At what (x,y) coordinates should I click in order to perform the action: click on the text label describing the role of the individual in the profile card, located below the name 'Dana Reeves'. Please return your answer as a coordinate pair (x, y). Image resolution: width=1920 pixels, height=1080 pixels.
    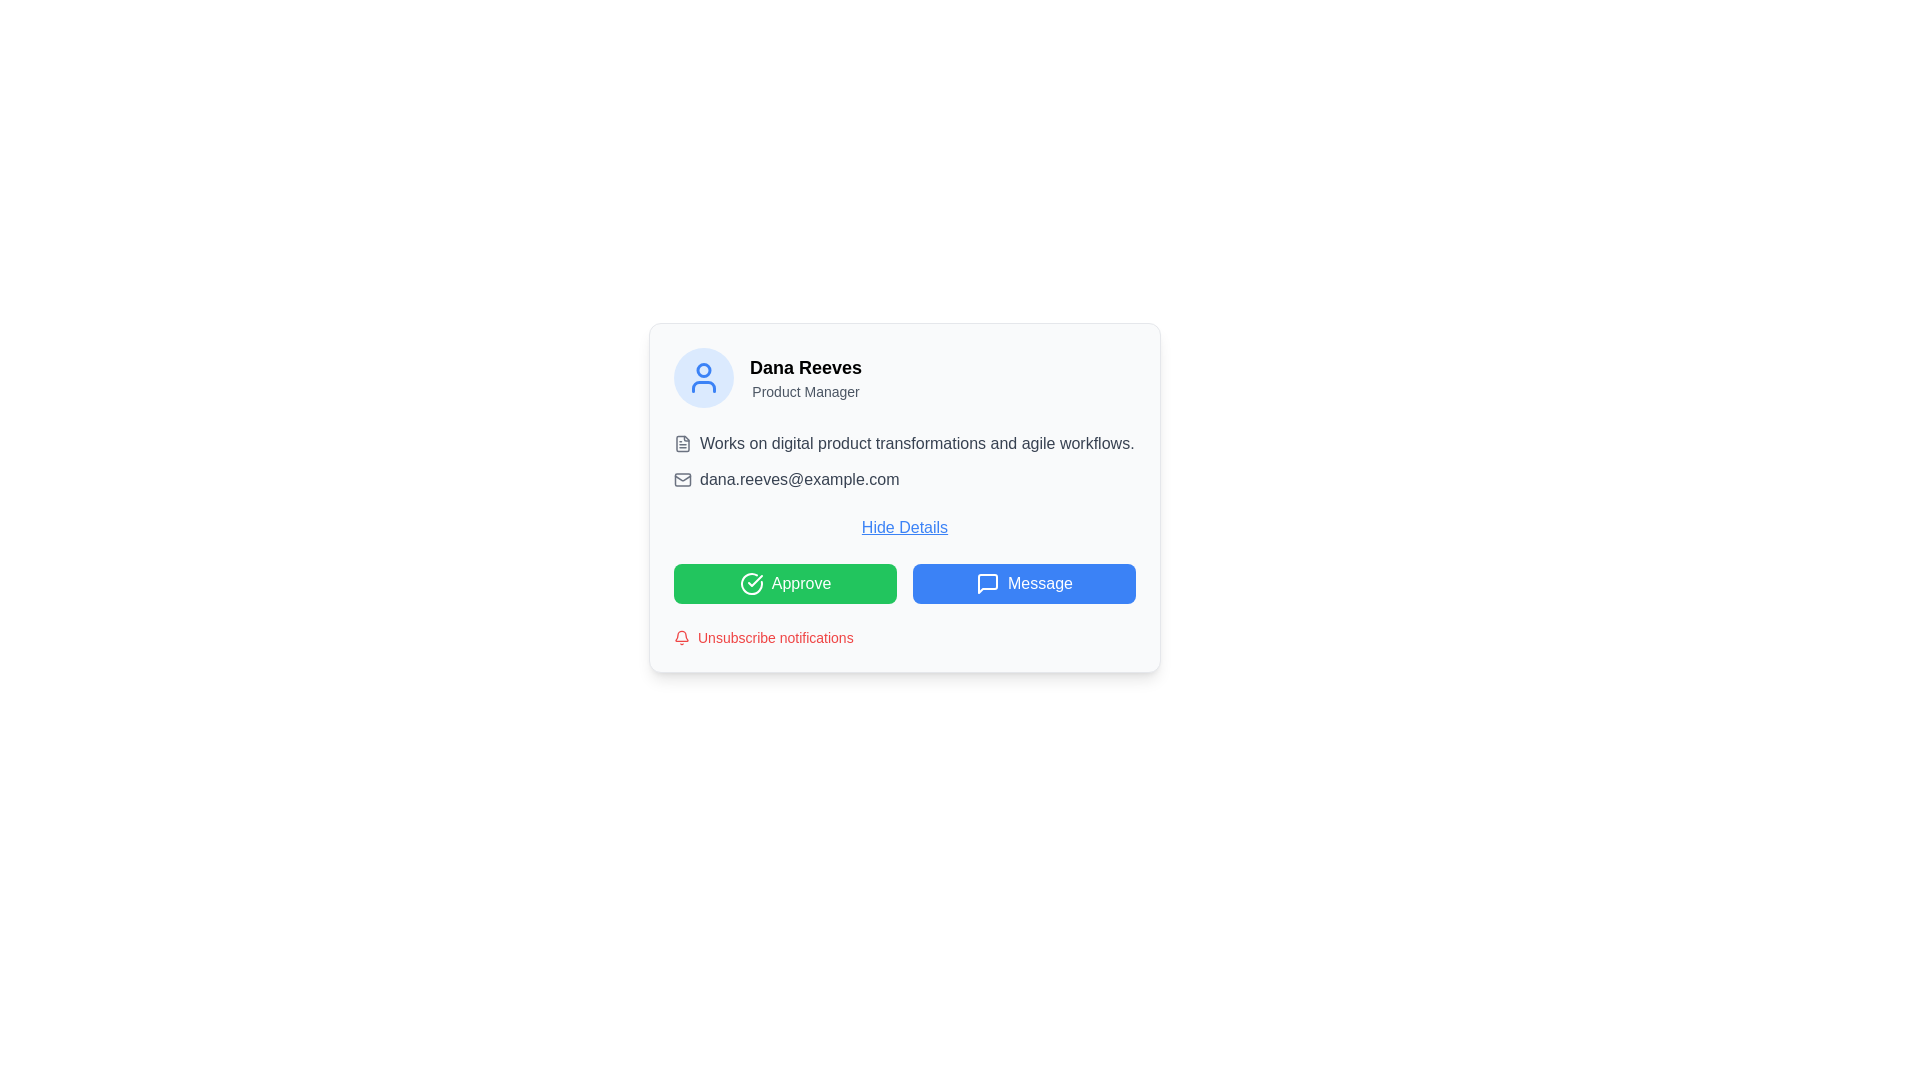
    Looking at the image, I should click on (806, 392).